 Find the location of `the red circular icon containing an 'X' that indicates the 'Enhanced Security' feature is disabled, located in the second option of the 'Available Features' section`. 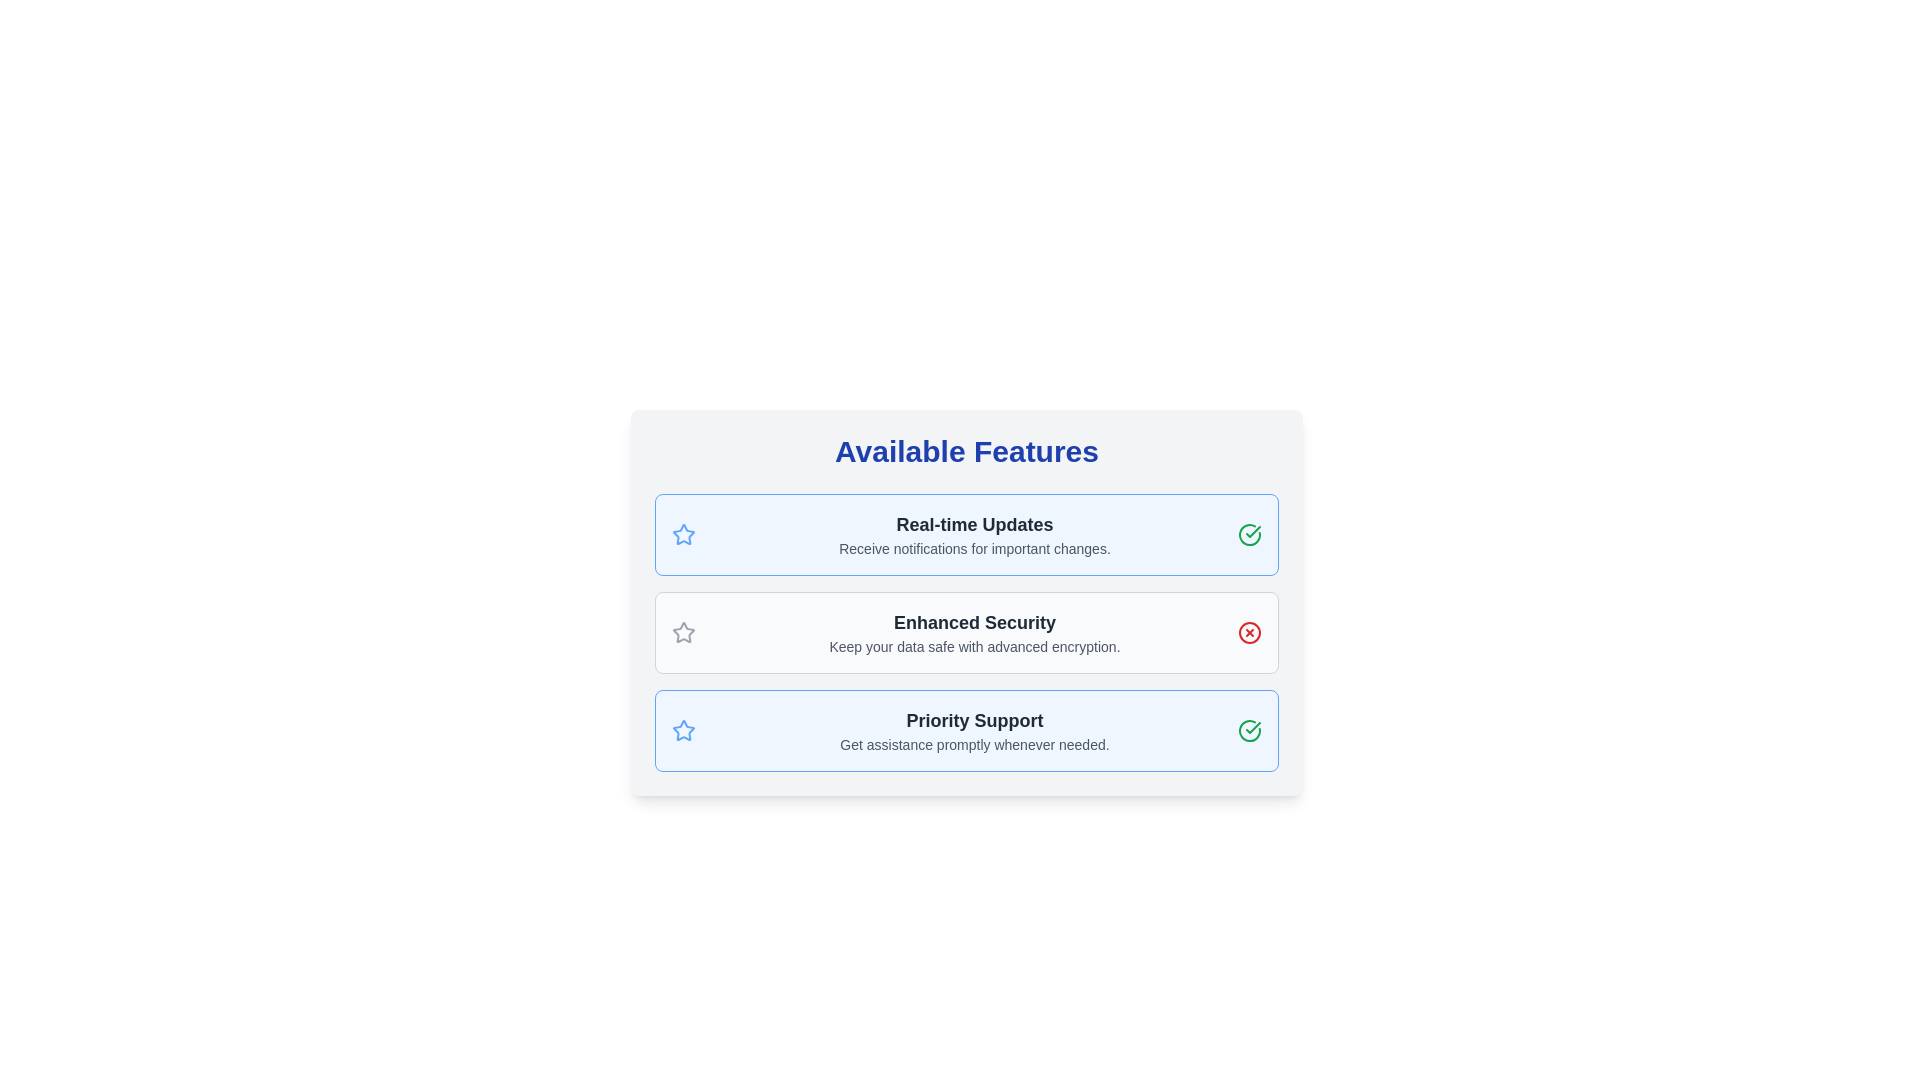

the red circular icon containing an 'X' that indicates the 'Enhanced Security' feature is disabled, located in the second option of the 'Available Features' section is located at coordinates (1248, 632).